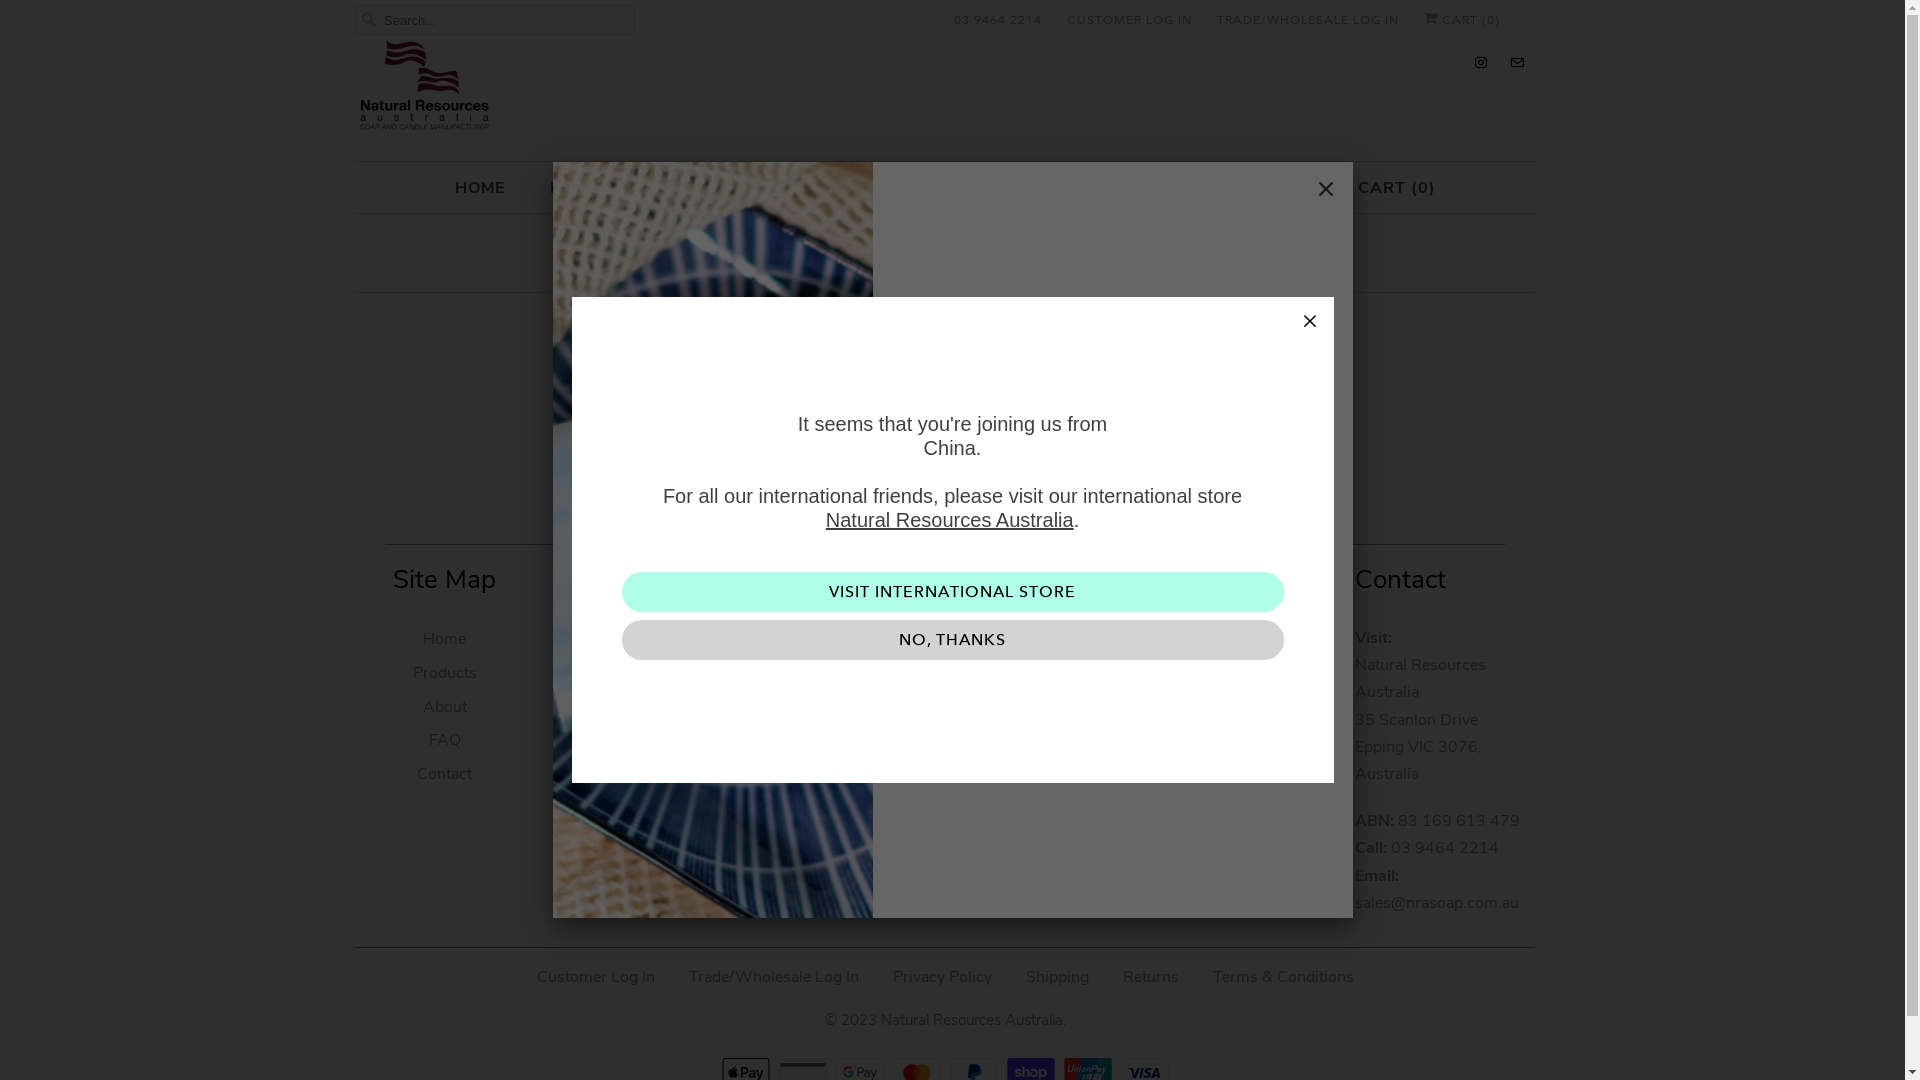 The width and height of the screenshot is (1920, 1080). I want to click on 'Natural Resources Australia', so click(944, 90).